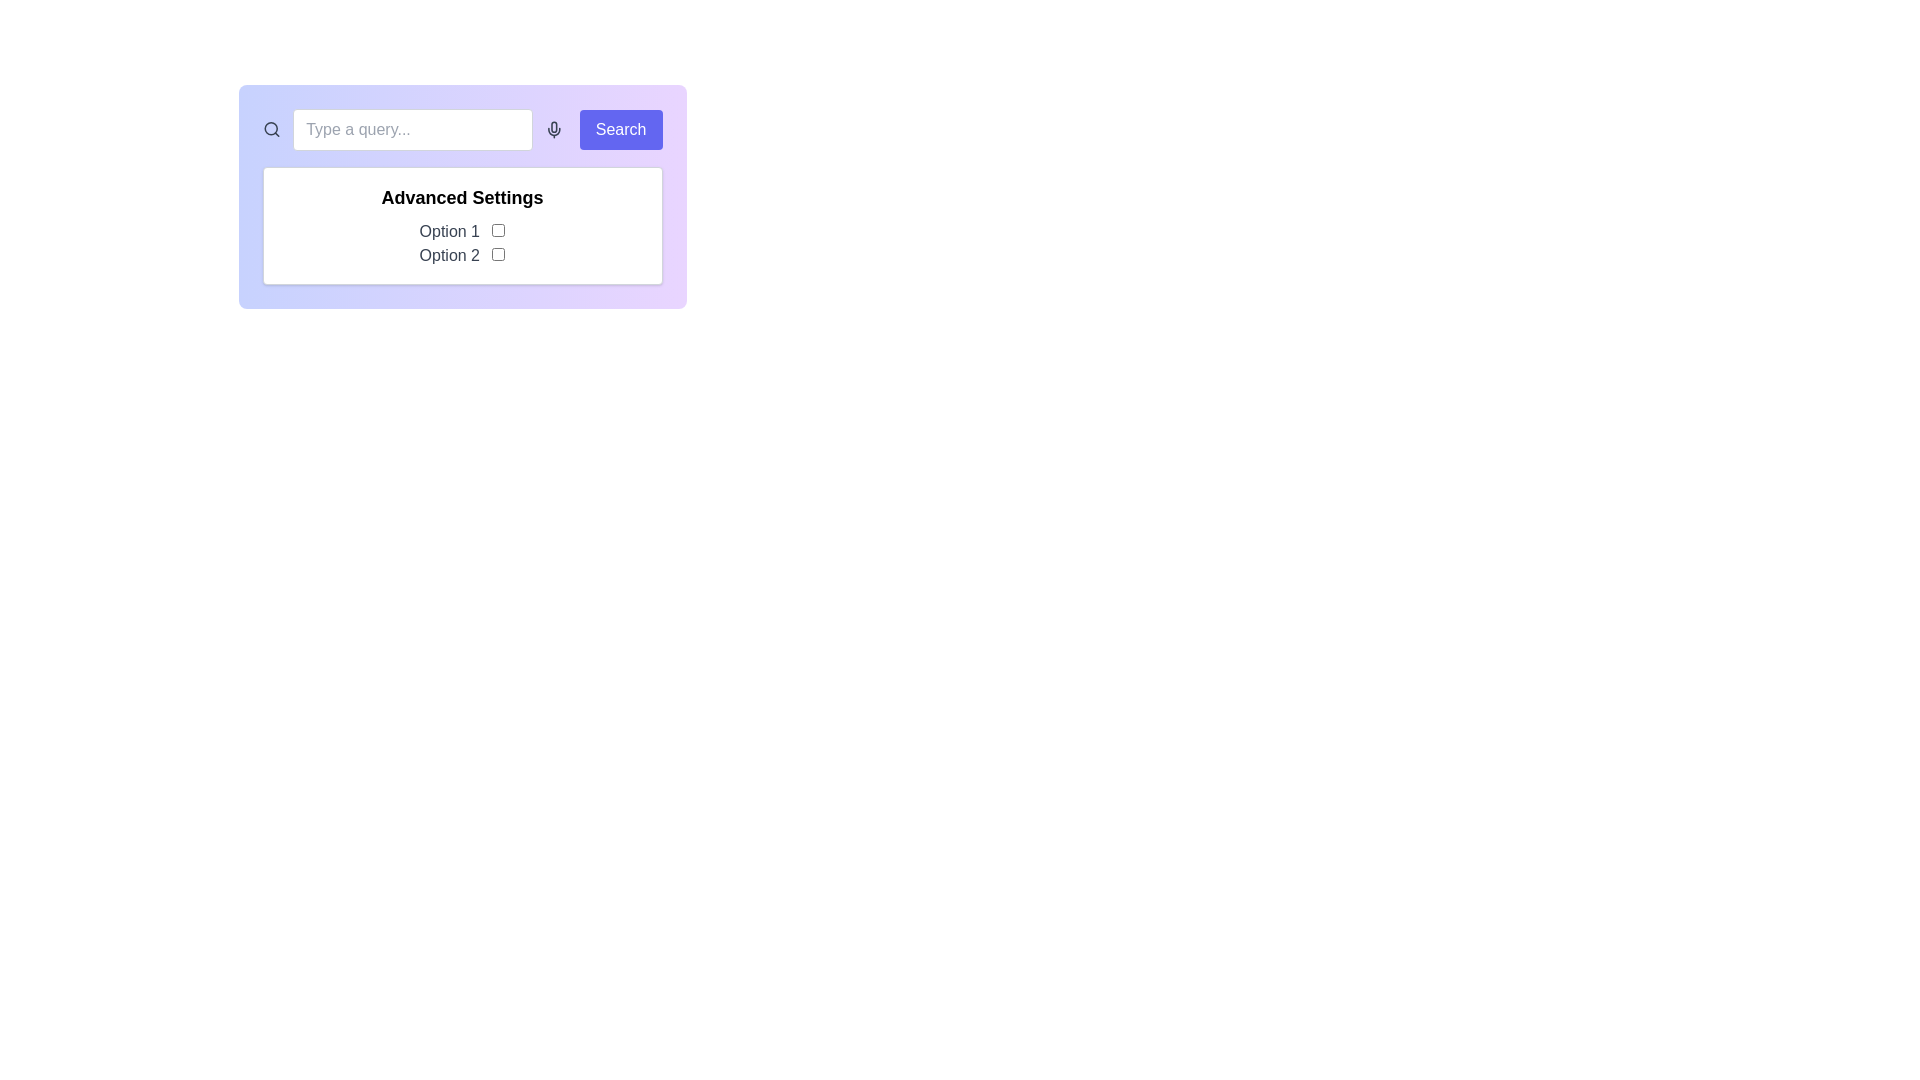 The width and height of the screenshot is (1920, 1080). What do you see at coordinates (461, 230) in the screenshot?
I see `the text label that identifies 'Option 1' in the 'Advanced Settings' section, which is located beneath the section header and above 'Option 2'` at bounding box center [461, 230].